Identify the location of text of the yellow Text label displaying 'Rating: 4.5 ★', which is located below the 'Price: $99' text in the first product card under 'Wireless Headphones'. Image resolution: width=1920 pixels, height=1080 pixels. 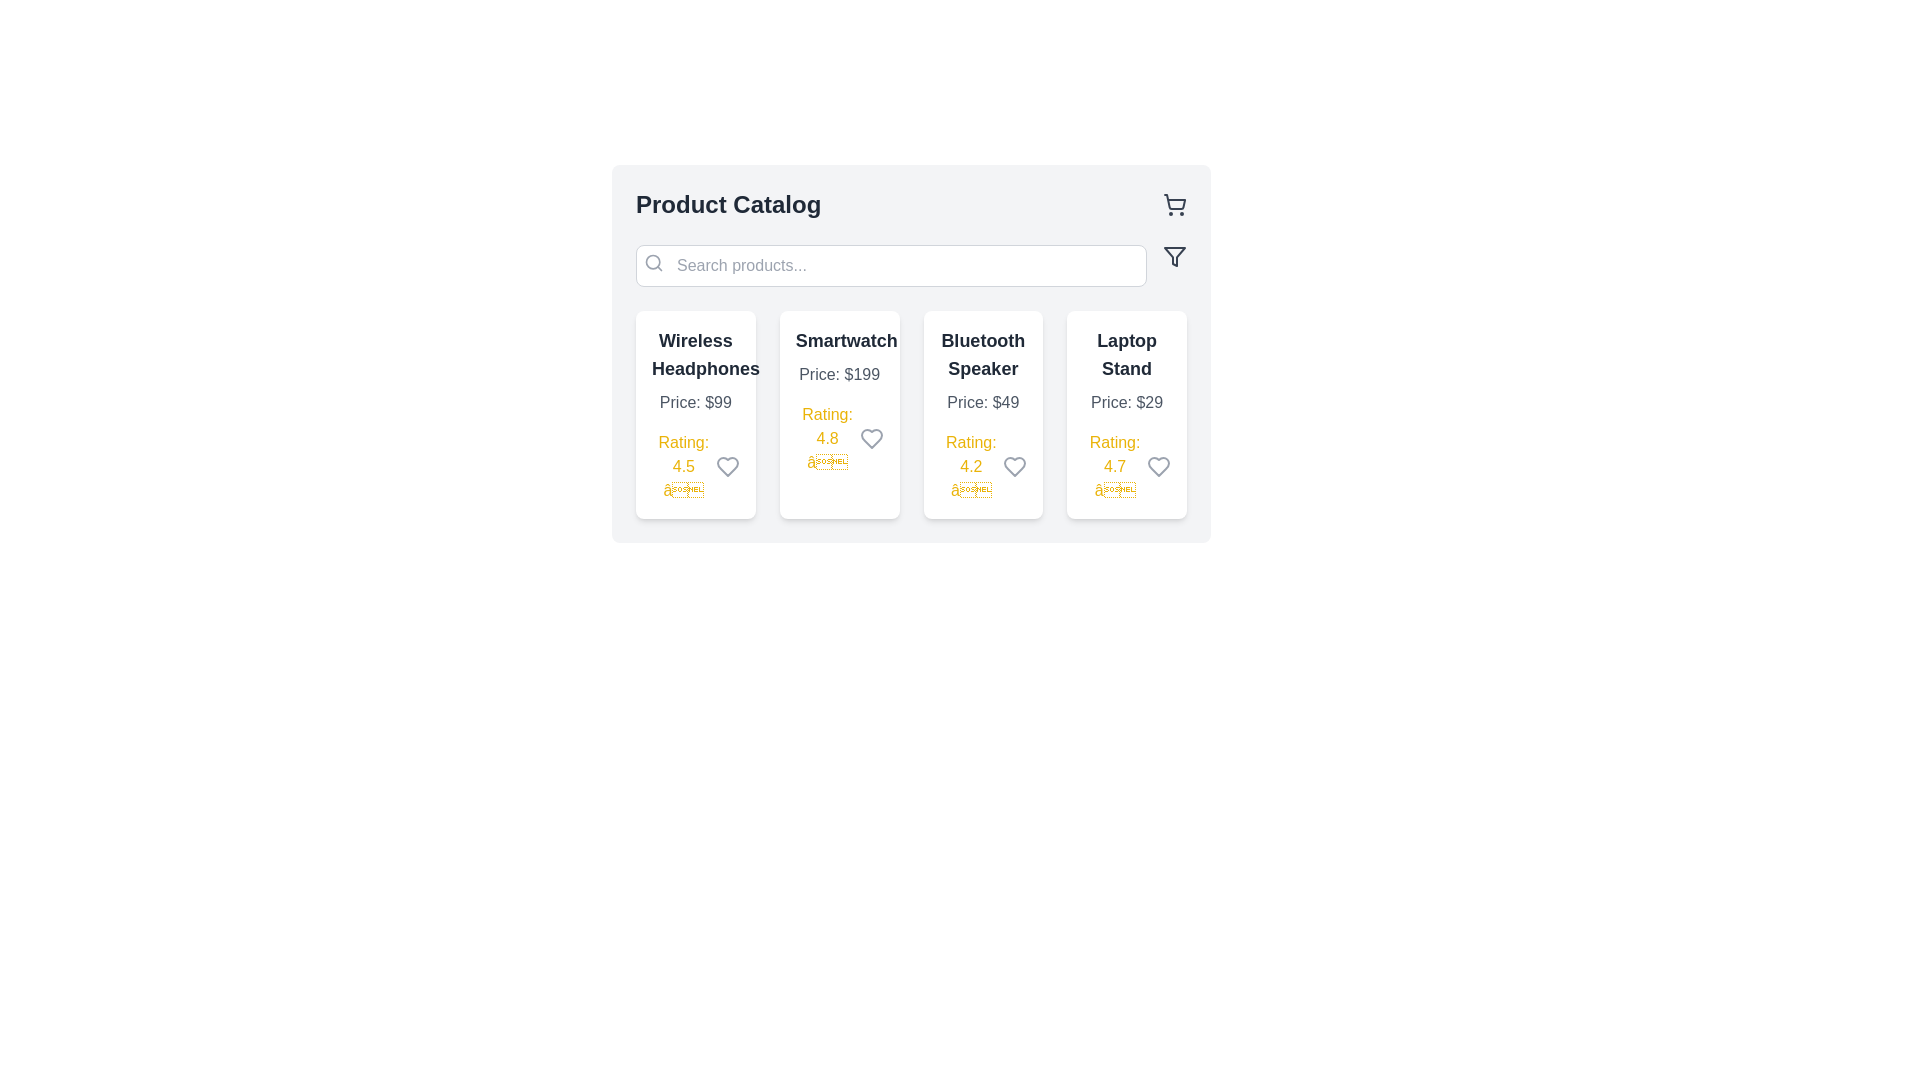
(683, 466).